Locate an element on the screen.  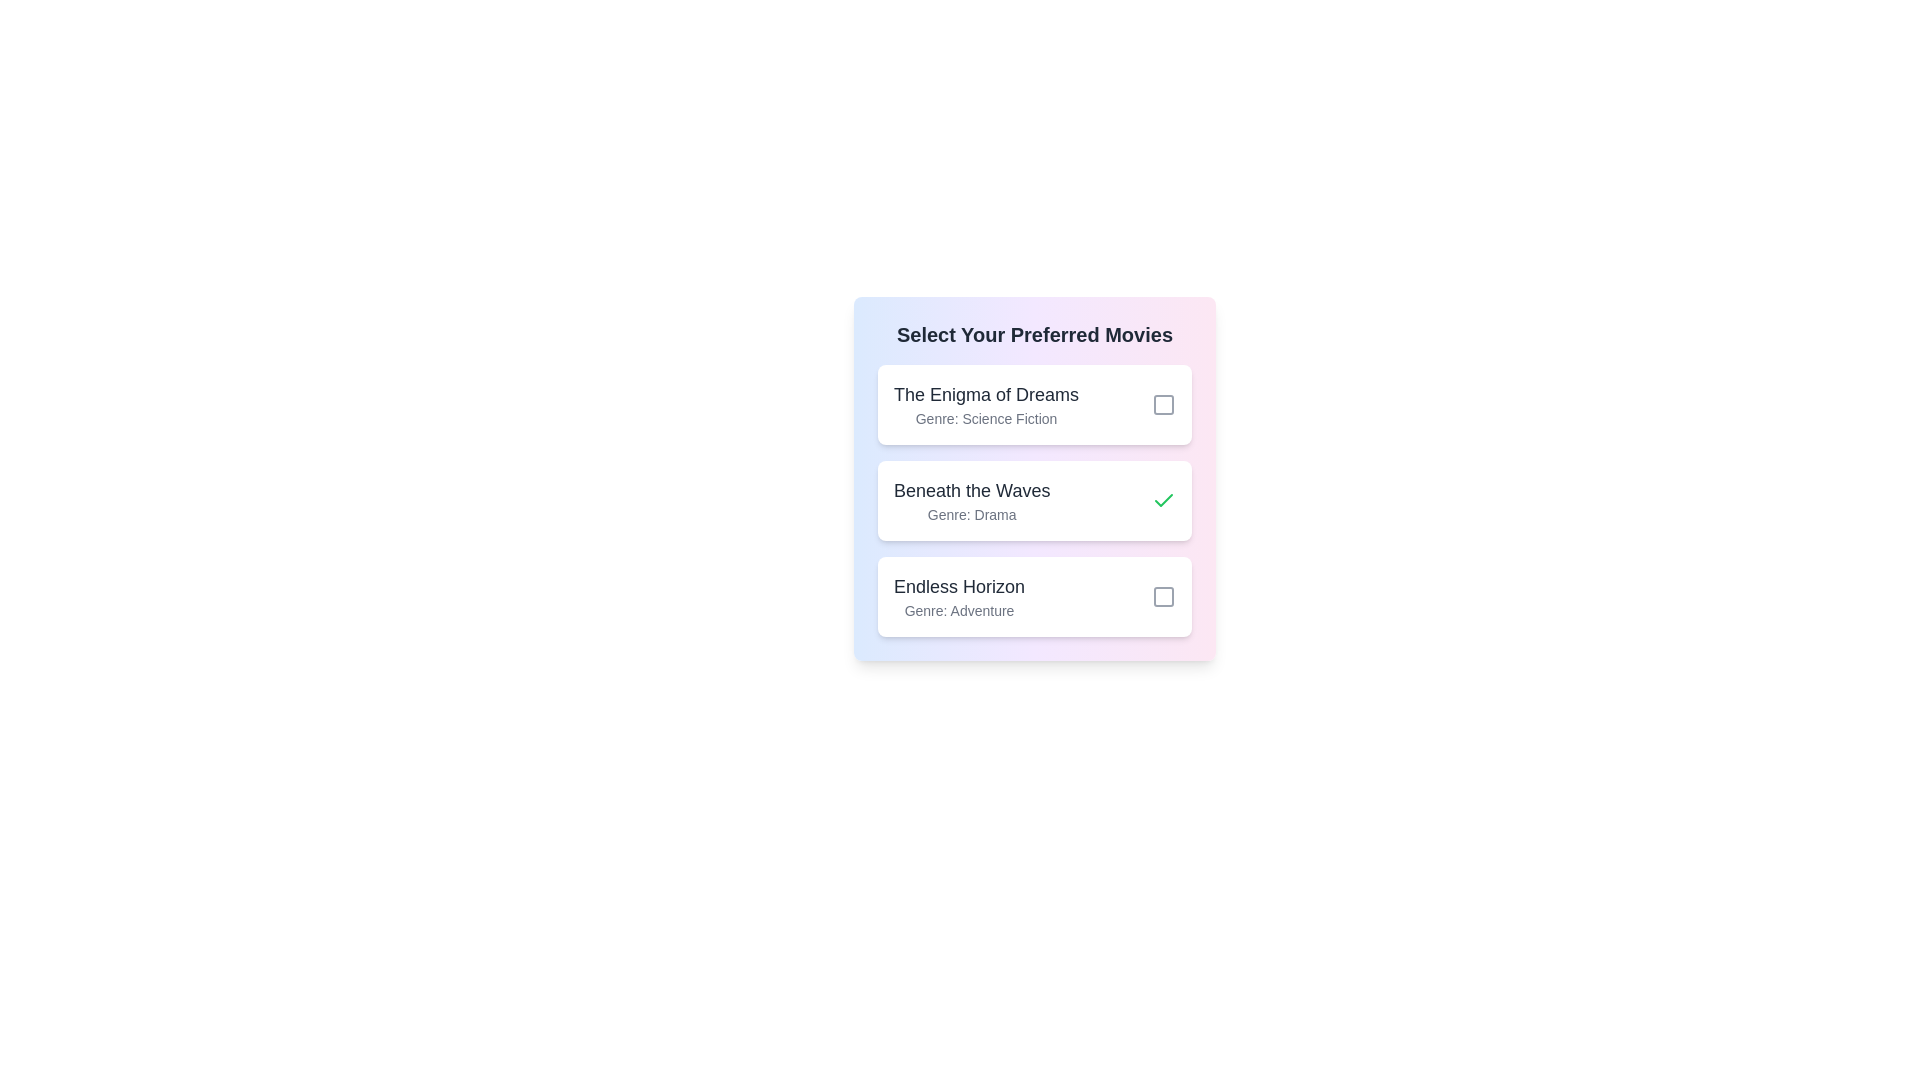
the list item corresponding to The Enigma of Dreams is located at coordinates (1035, 405).